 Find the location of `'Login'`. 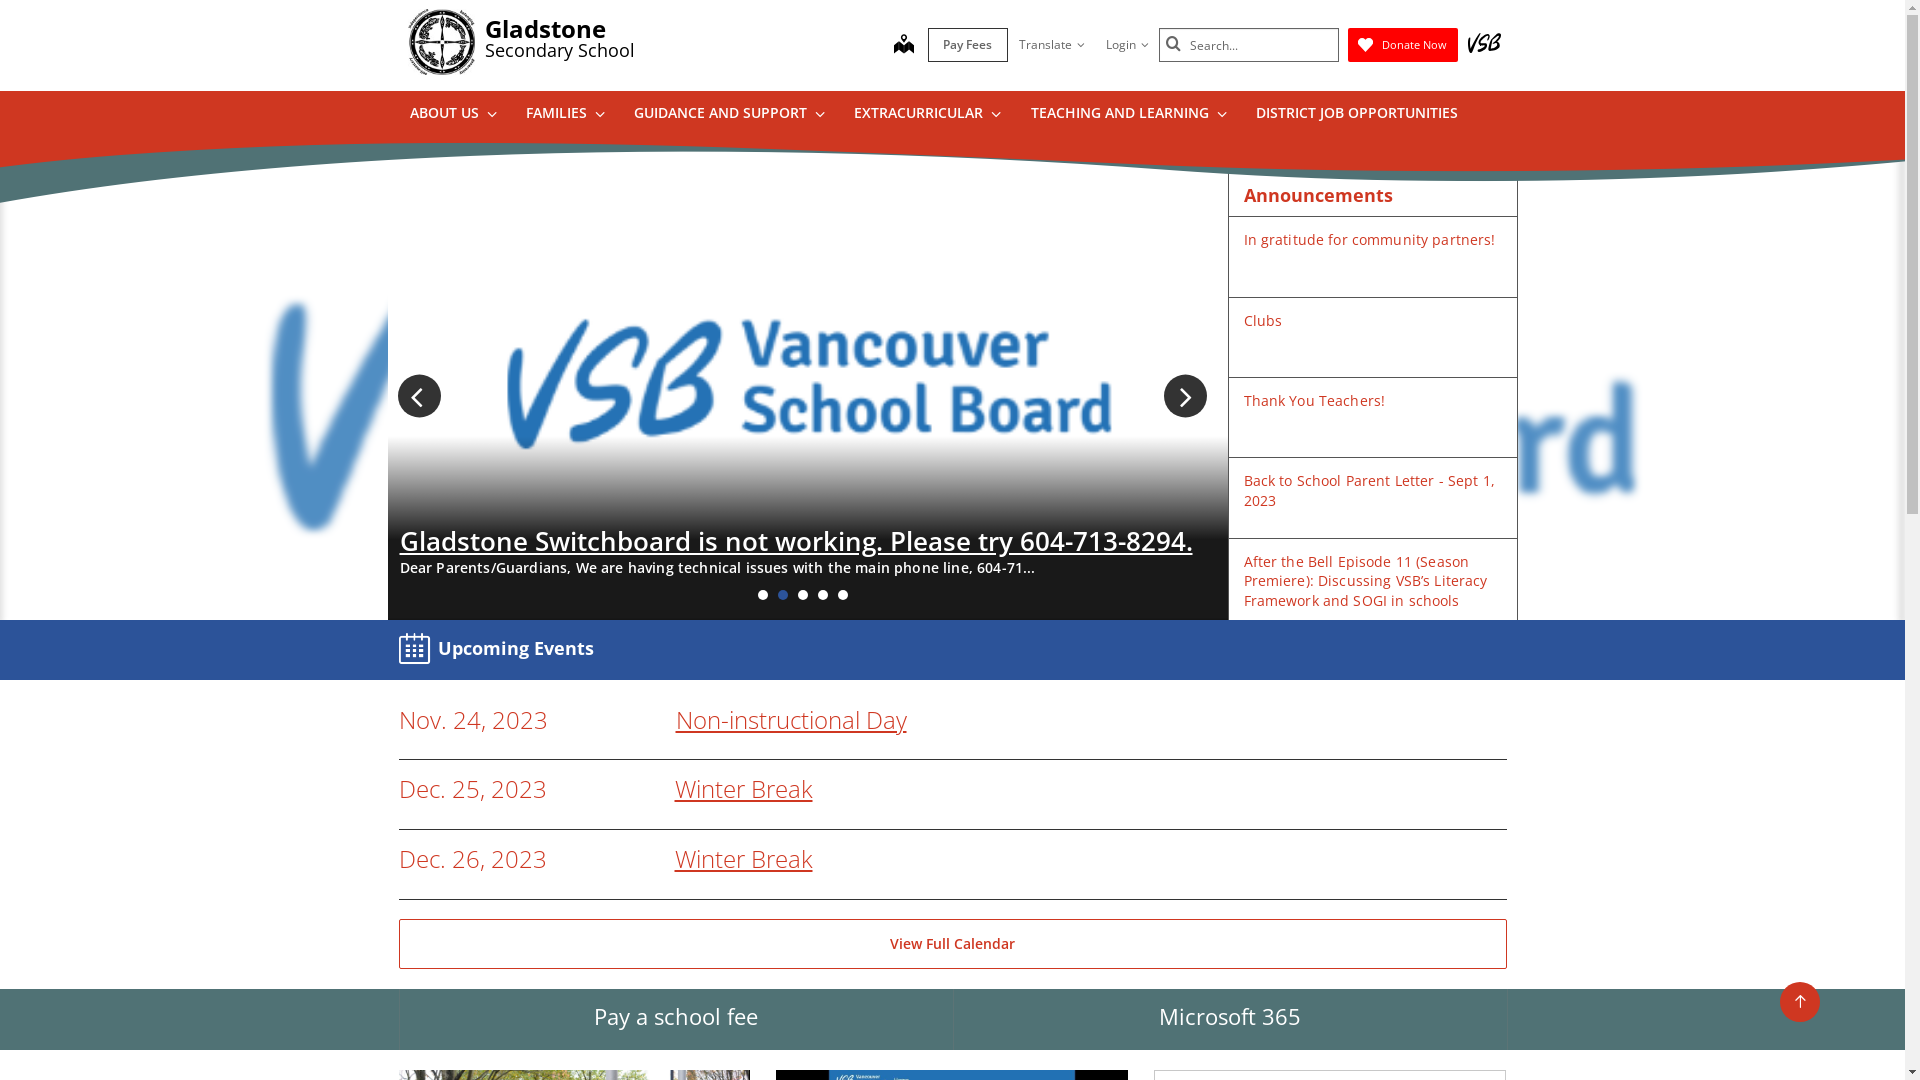

'Login' is located at coordinates (1126, 45).